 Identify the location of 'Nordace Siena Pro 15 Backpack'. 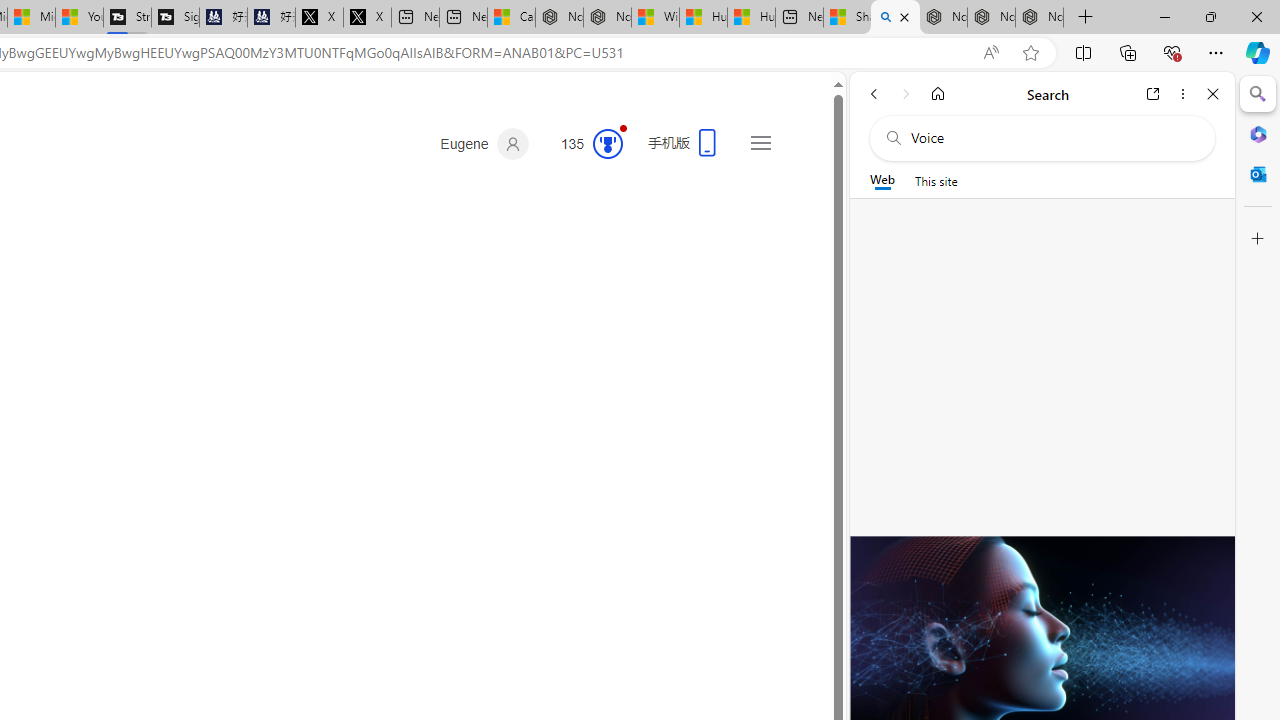
(991, 17).